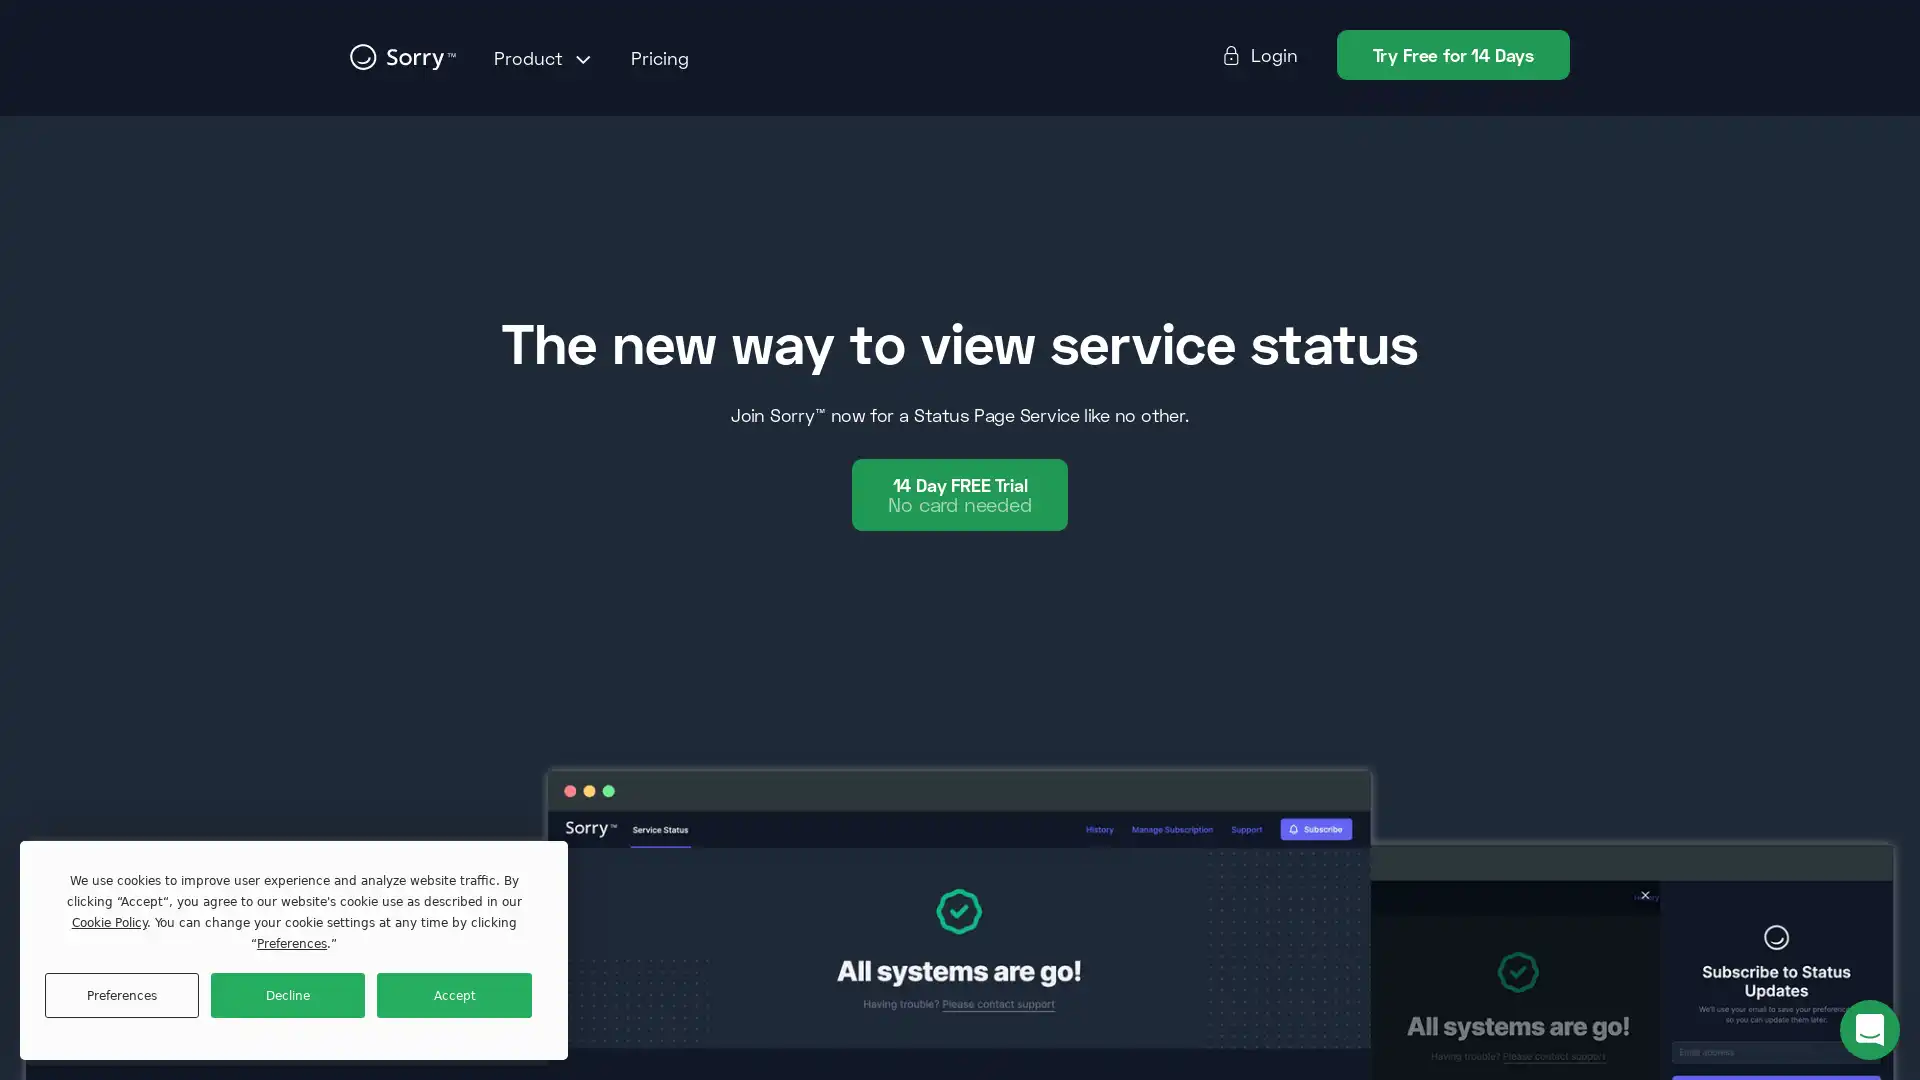 This screenshot has height=1080, width=1920. What do you see at coordinates (287, 995) in the screenshot?
I see `Decline` at bounding box center [287, 995].